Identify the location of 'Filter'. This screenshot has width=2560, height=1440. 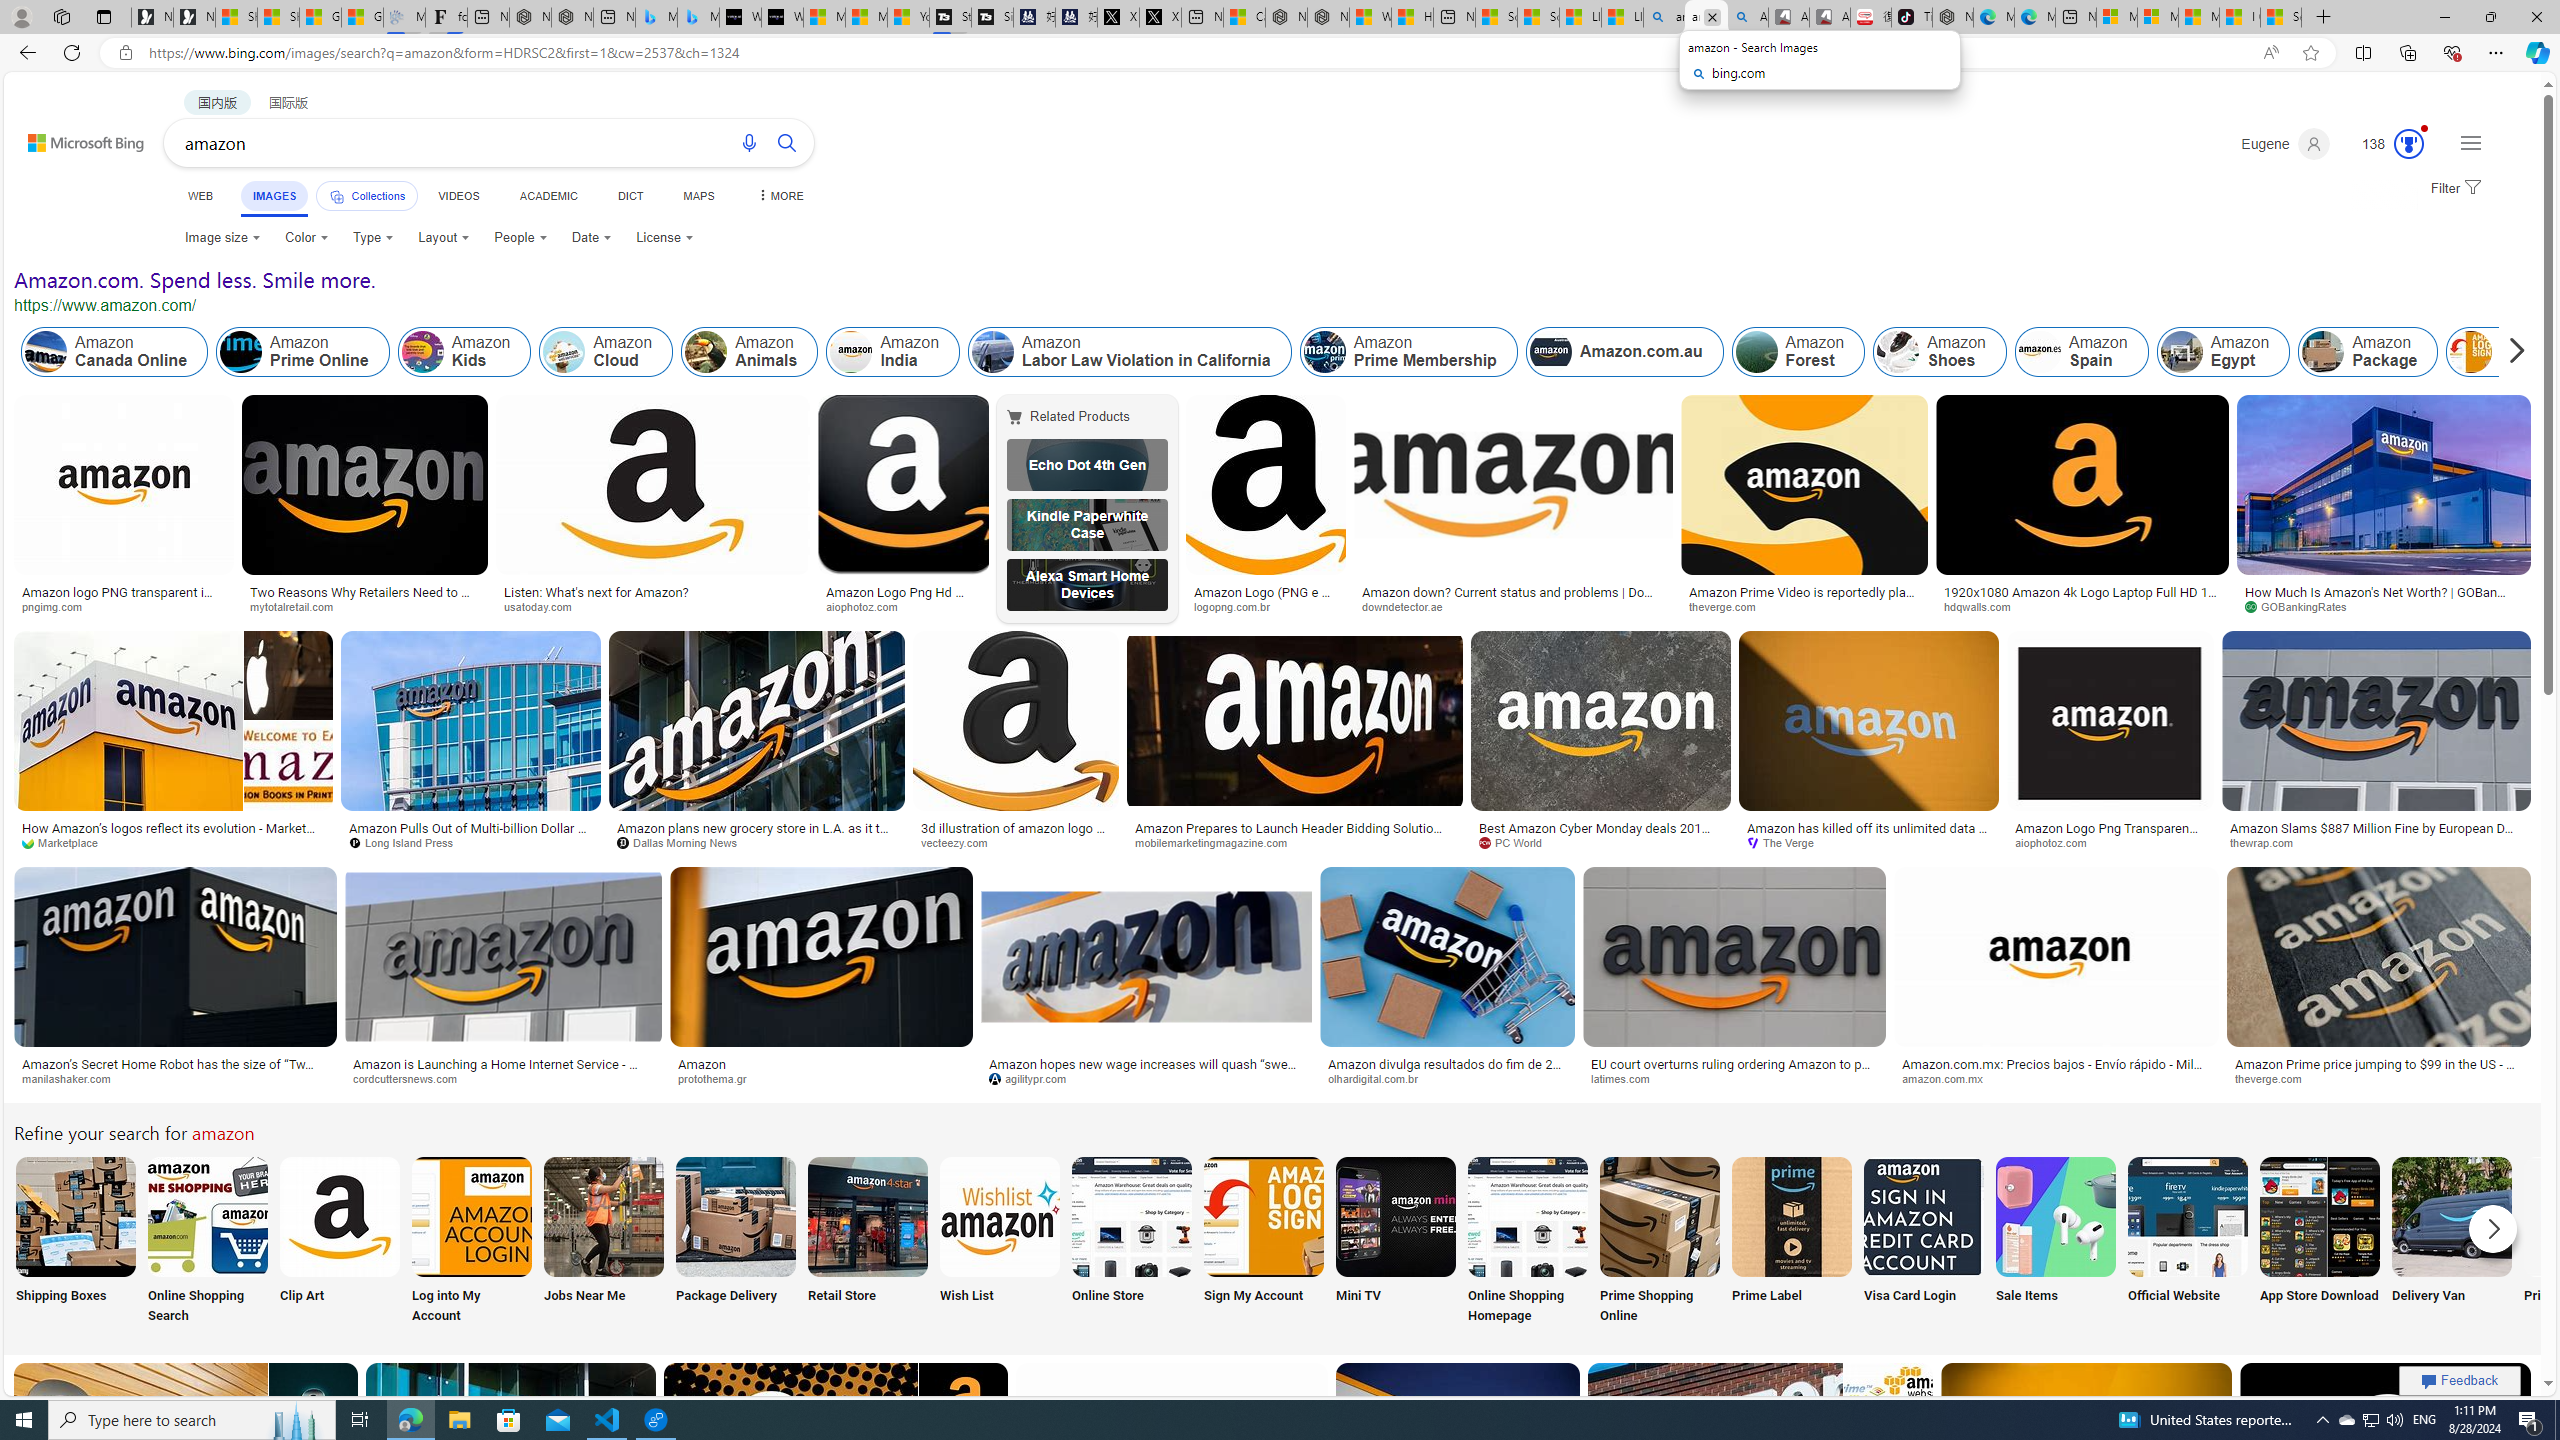
(2453, 188).